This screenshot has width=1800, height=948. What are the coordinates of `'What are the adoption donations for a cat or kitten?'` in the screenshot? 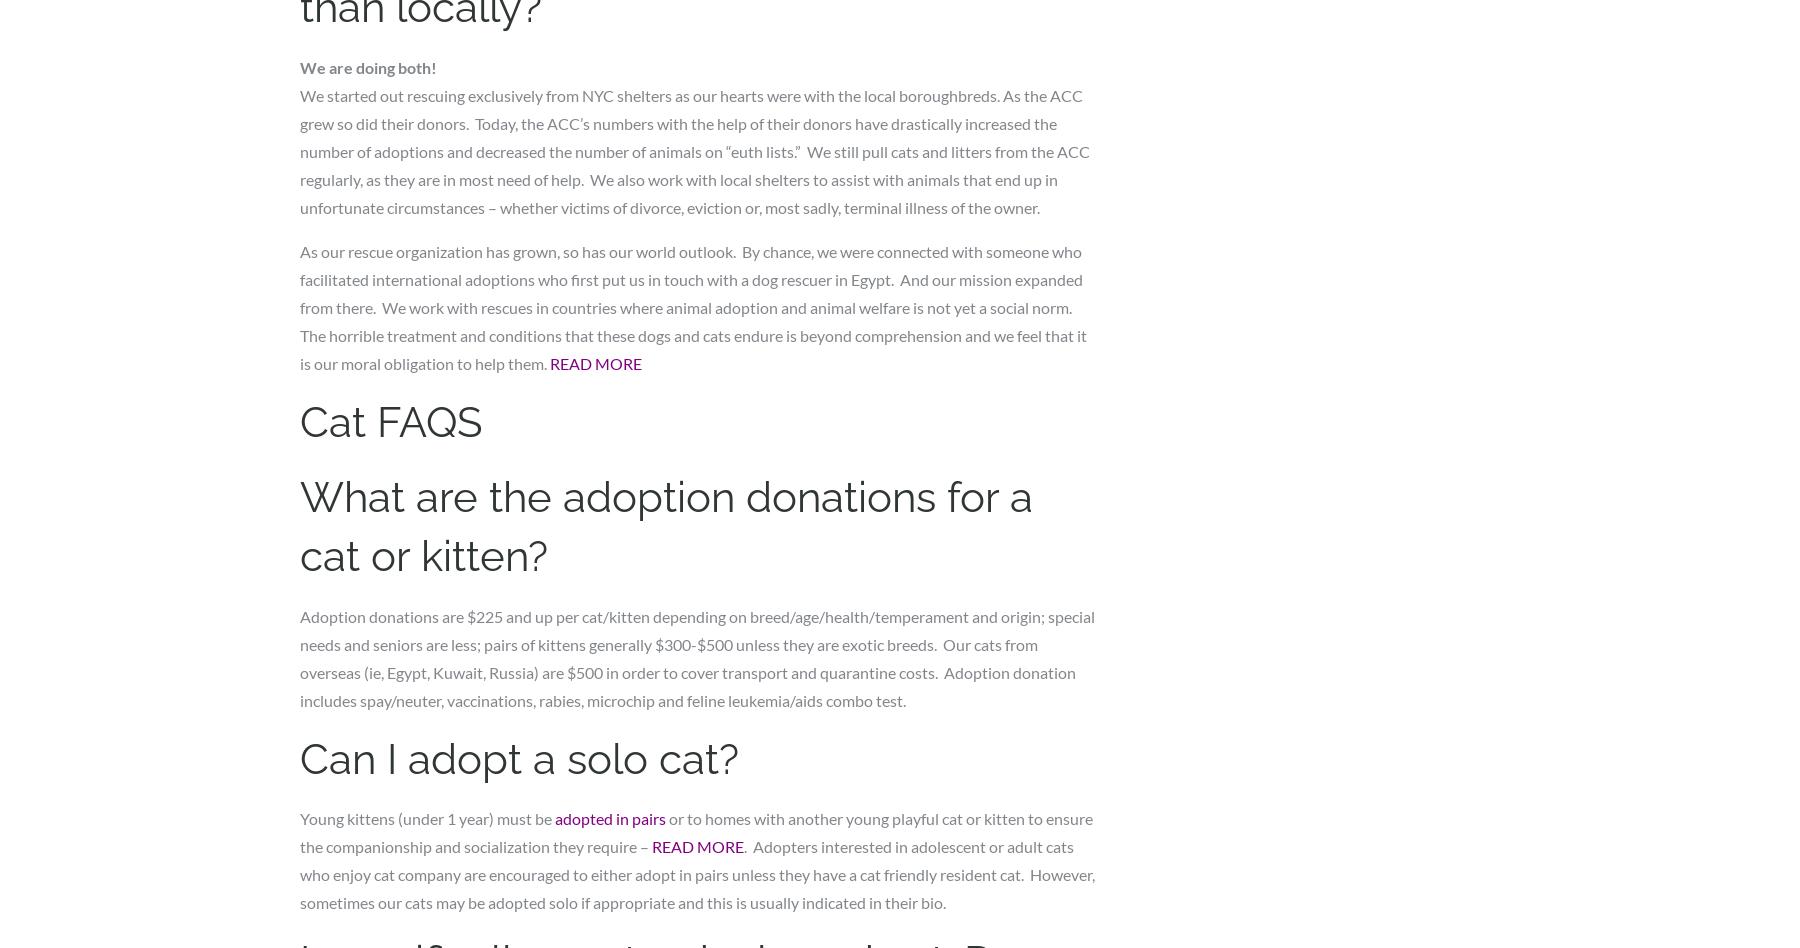 It's located at (666, 526).